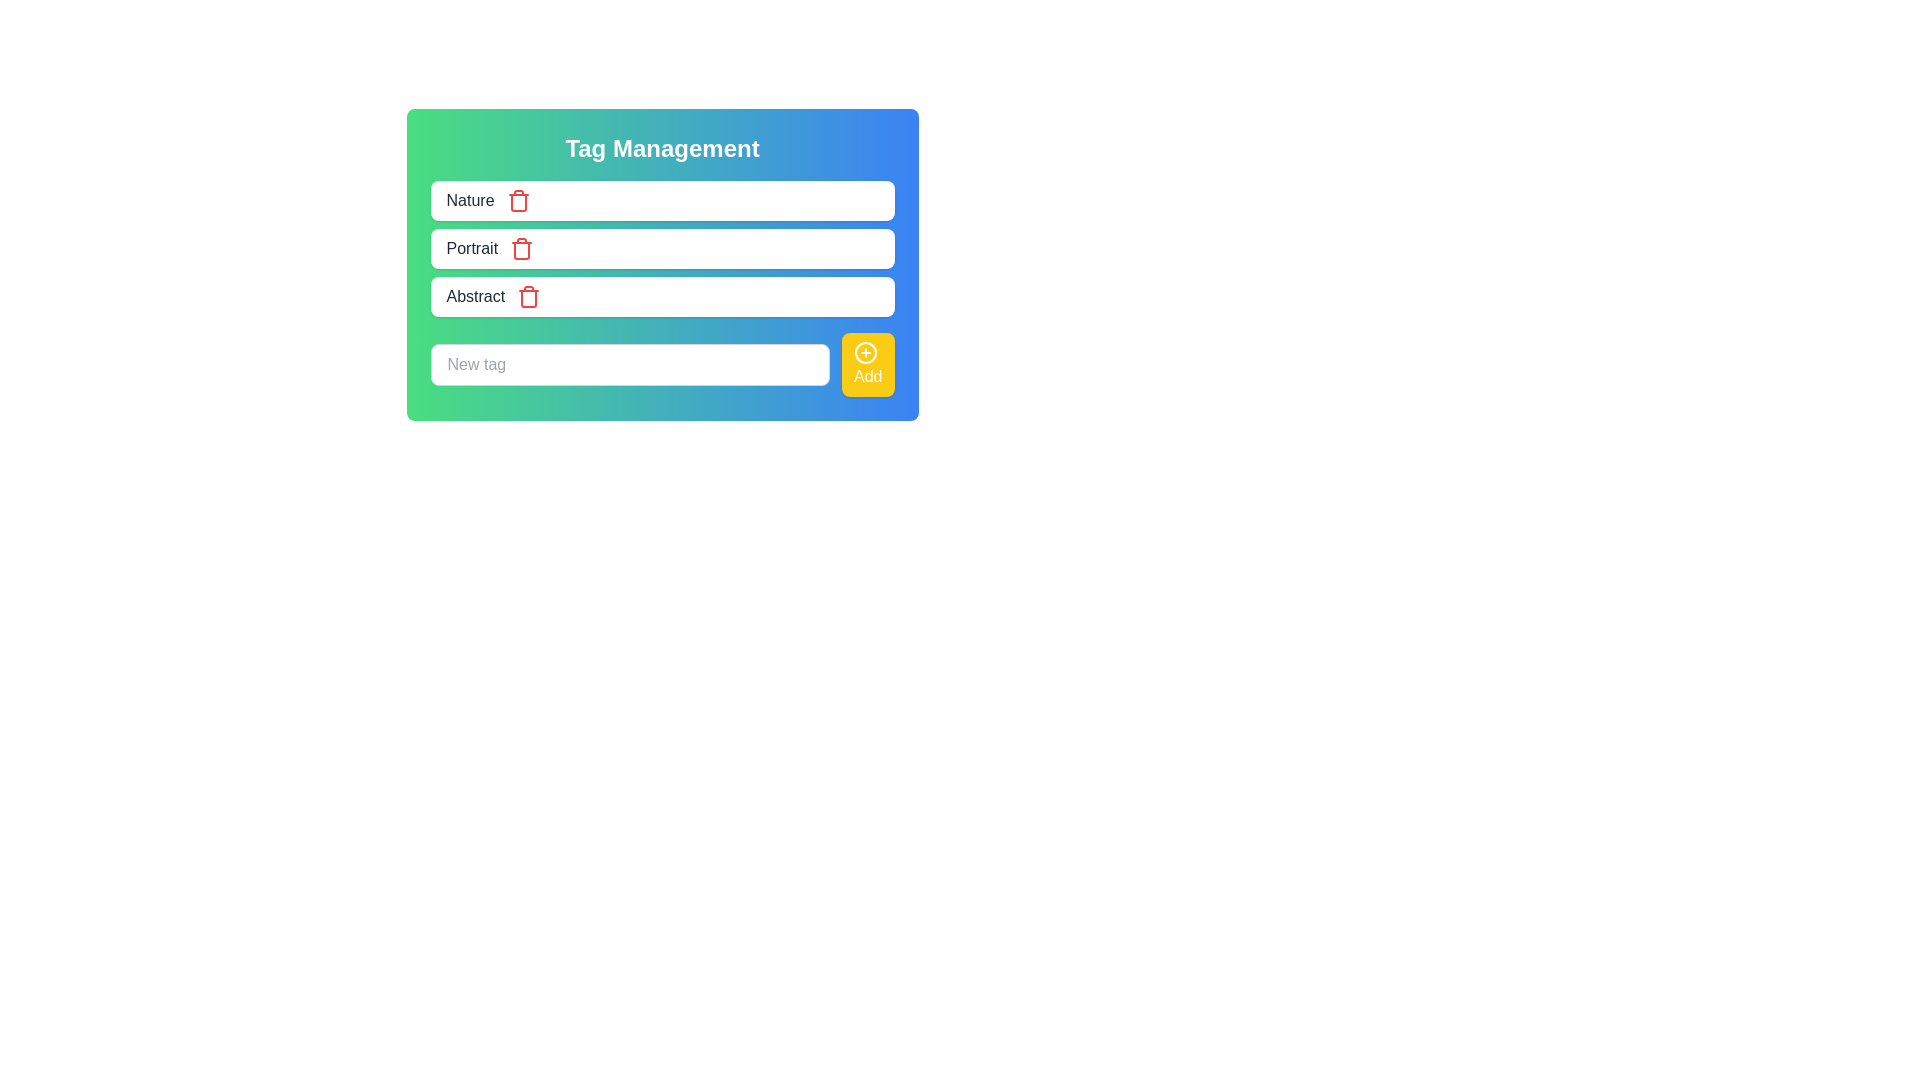 This screenshot has width=1920, height=1080. What do you see at coordinates (522, 248) in the screenshot?
I see `the tag labeled 'Portrait' by clicking the corresponding 'Trash' icon` at bounding box center [522, 248].